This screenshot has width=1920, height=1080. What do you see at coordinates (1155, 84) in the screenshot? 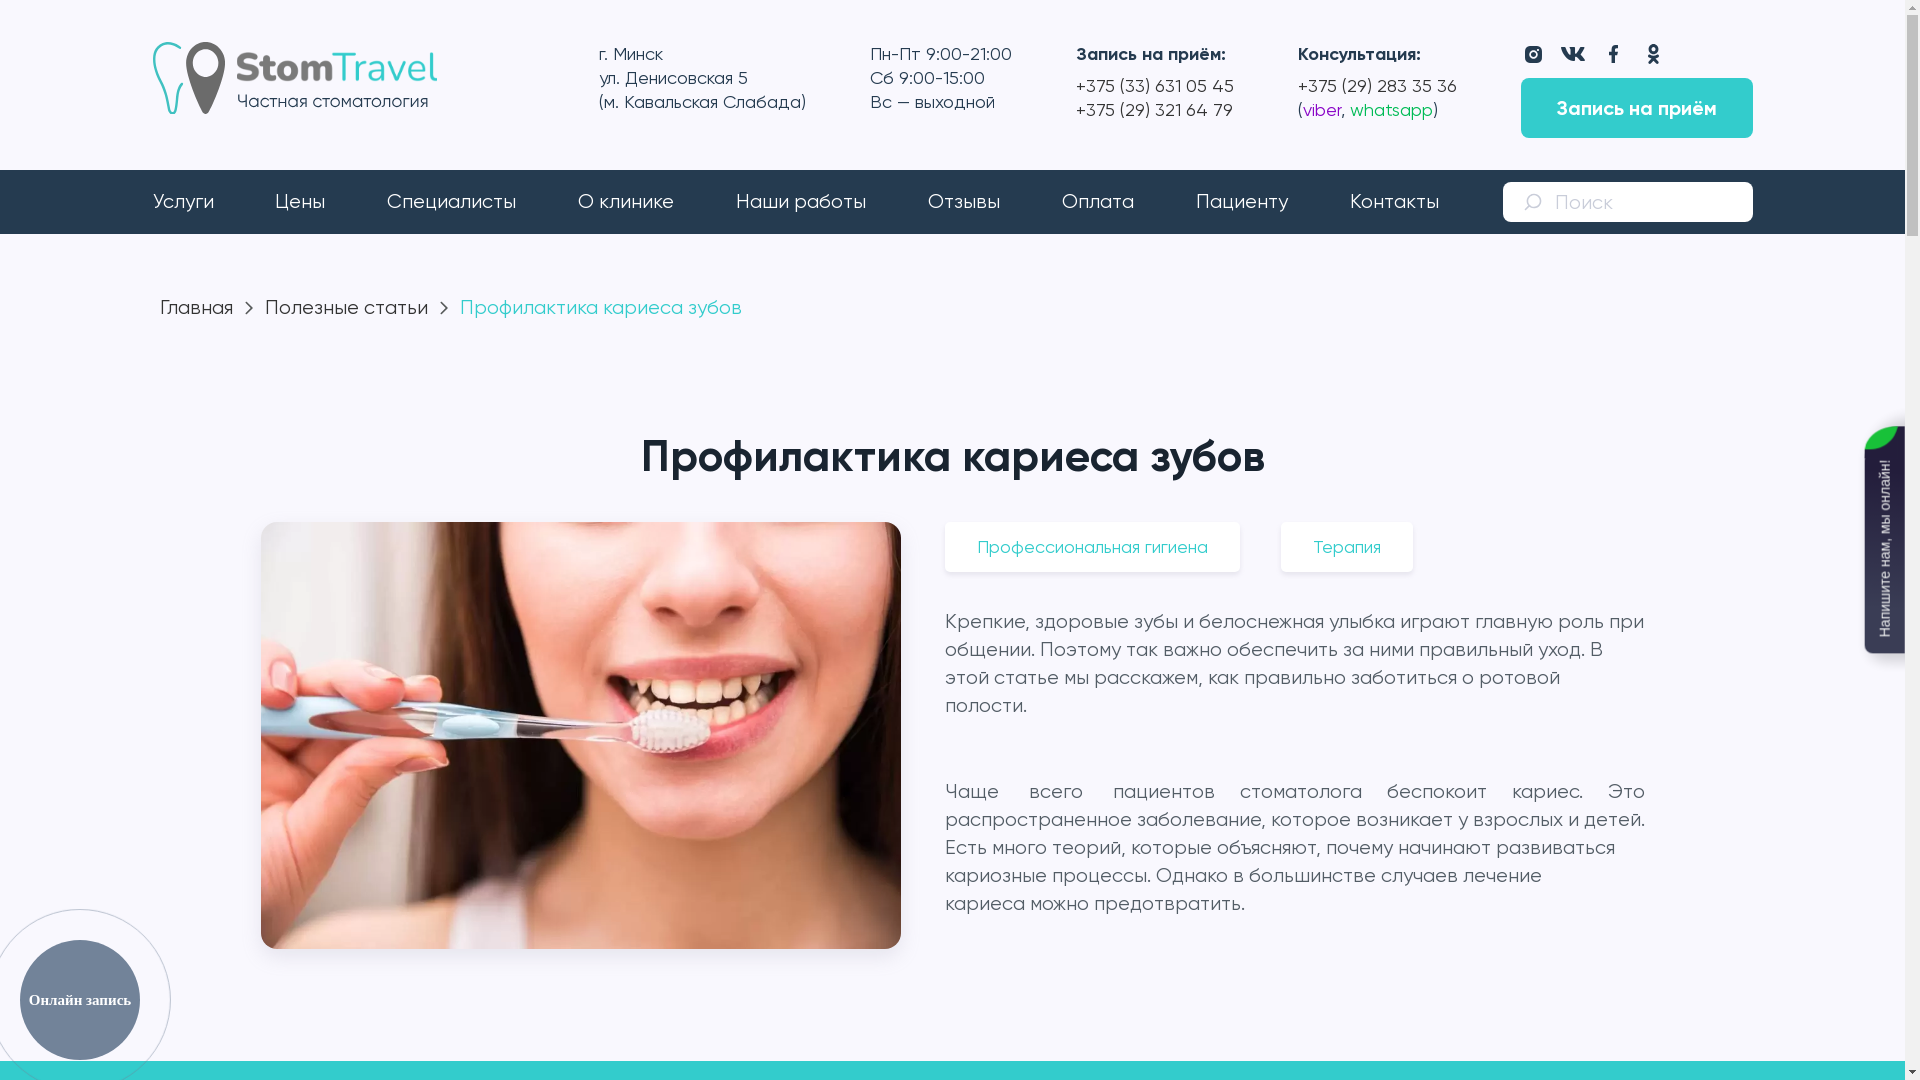
I see `'+375 (33) 631 05 45'` at bounding box center [1155, 84].